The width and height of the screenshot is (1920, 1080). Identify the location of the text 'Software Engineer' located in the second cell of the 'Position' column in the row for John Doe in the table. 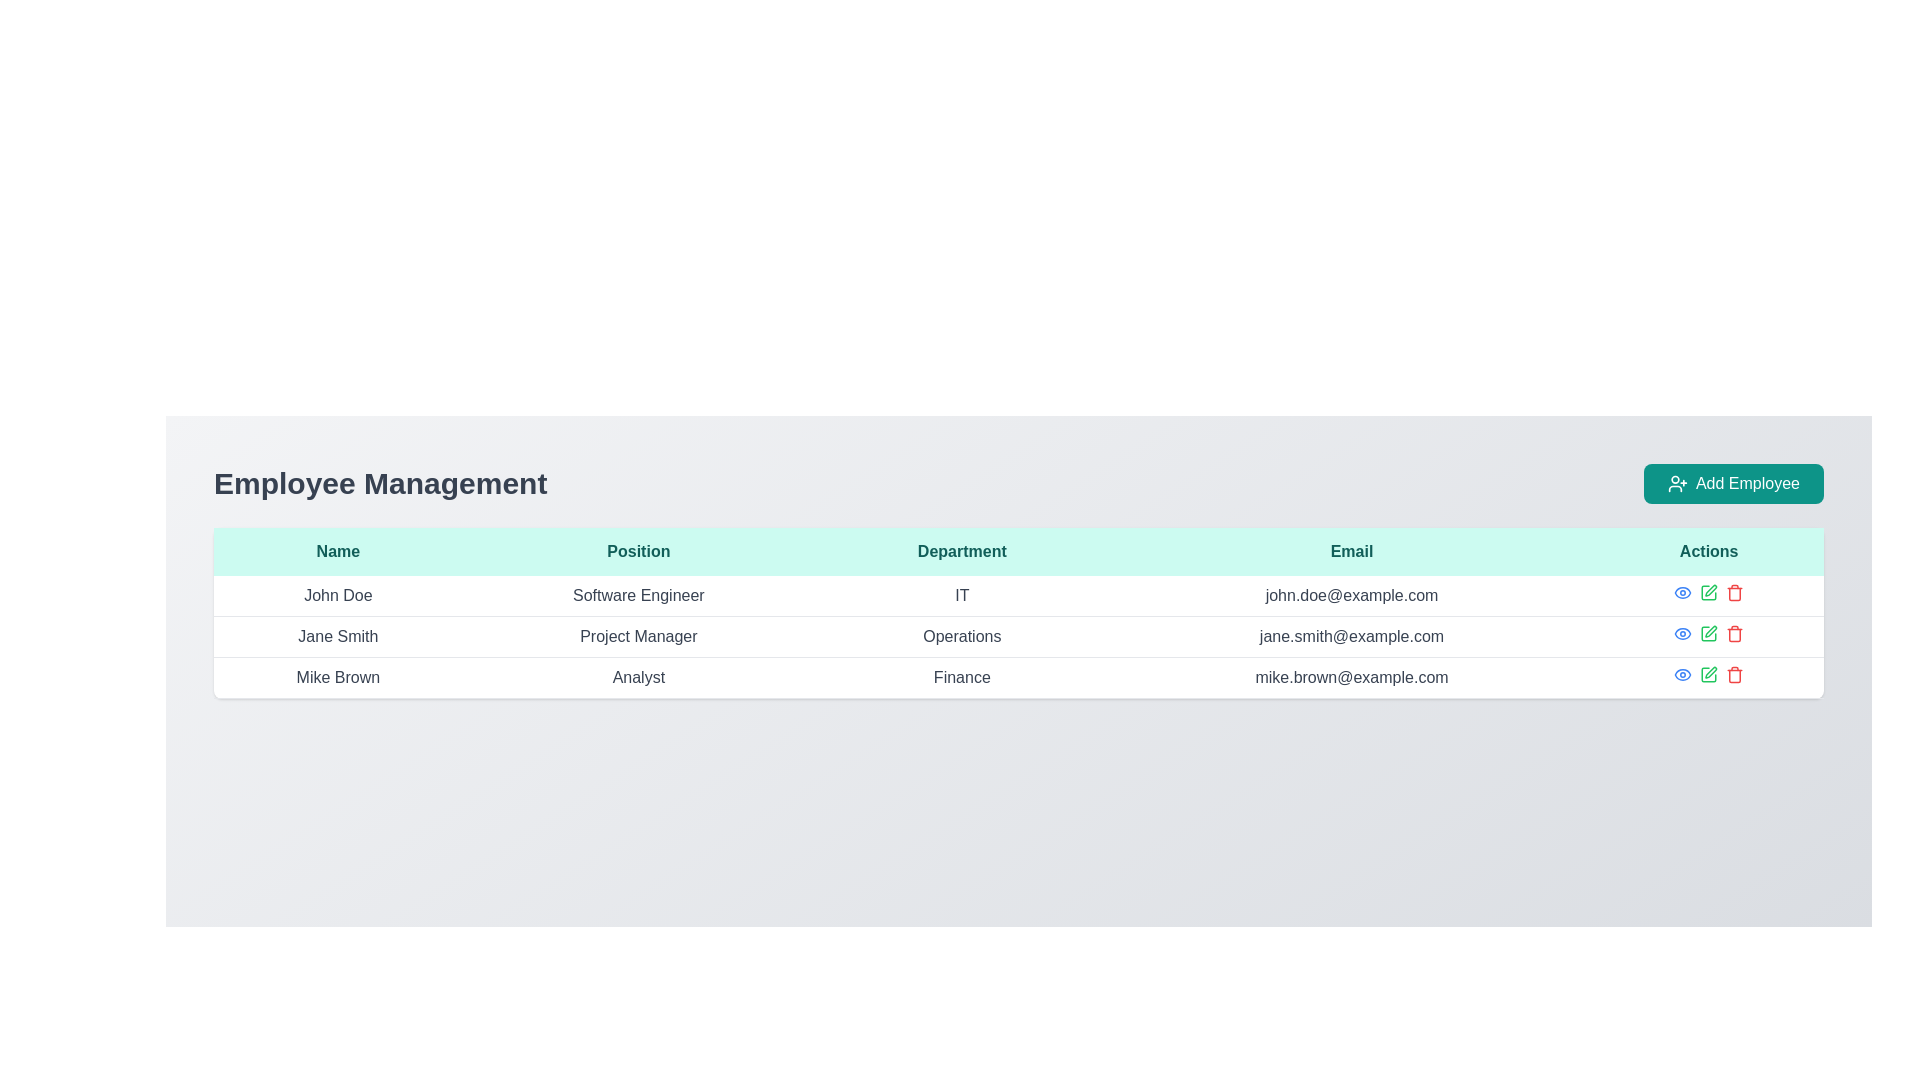
(637, 595).